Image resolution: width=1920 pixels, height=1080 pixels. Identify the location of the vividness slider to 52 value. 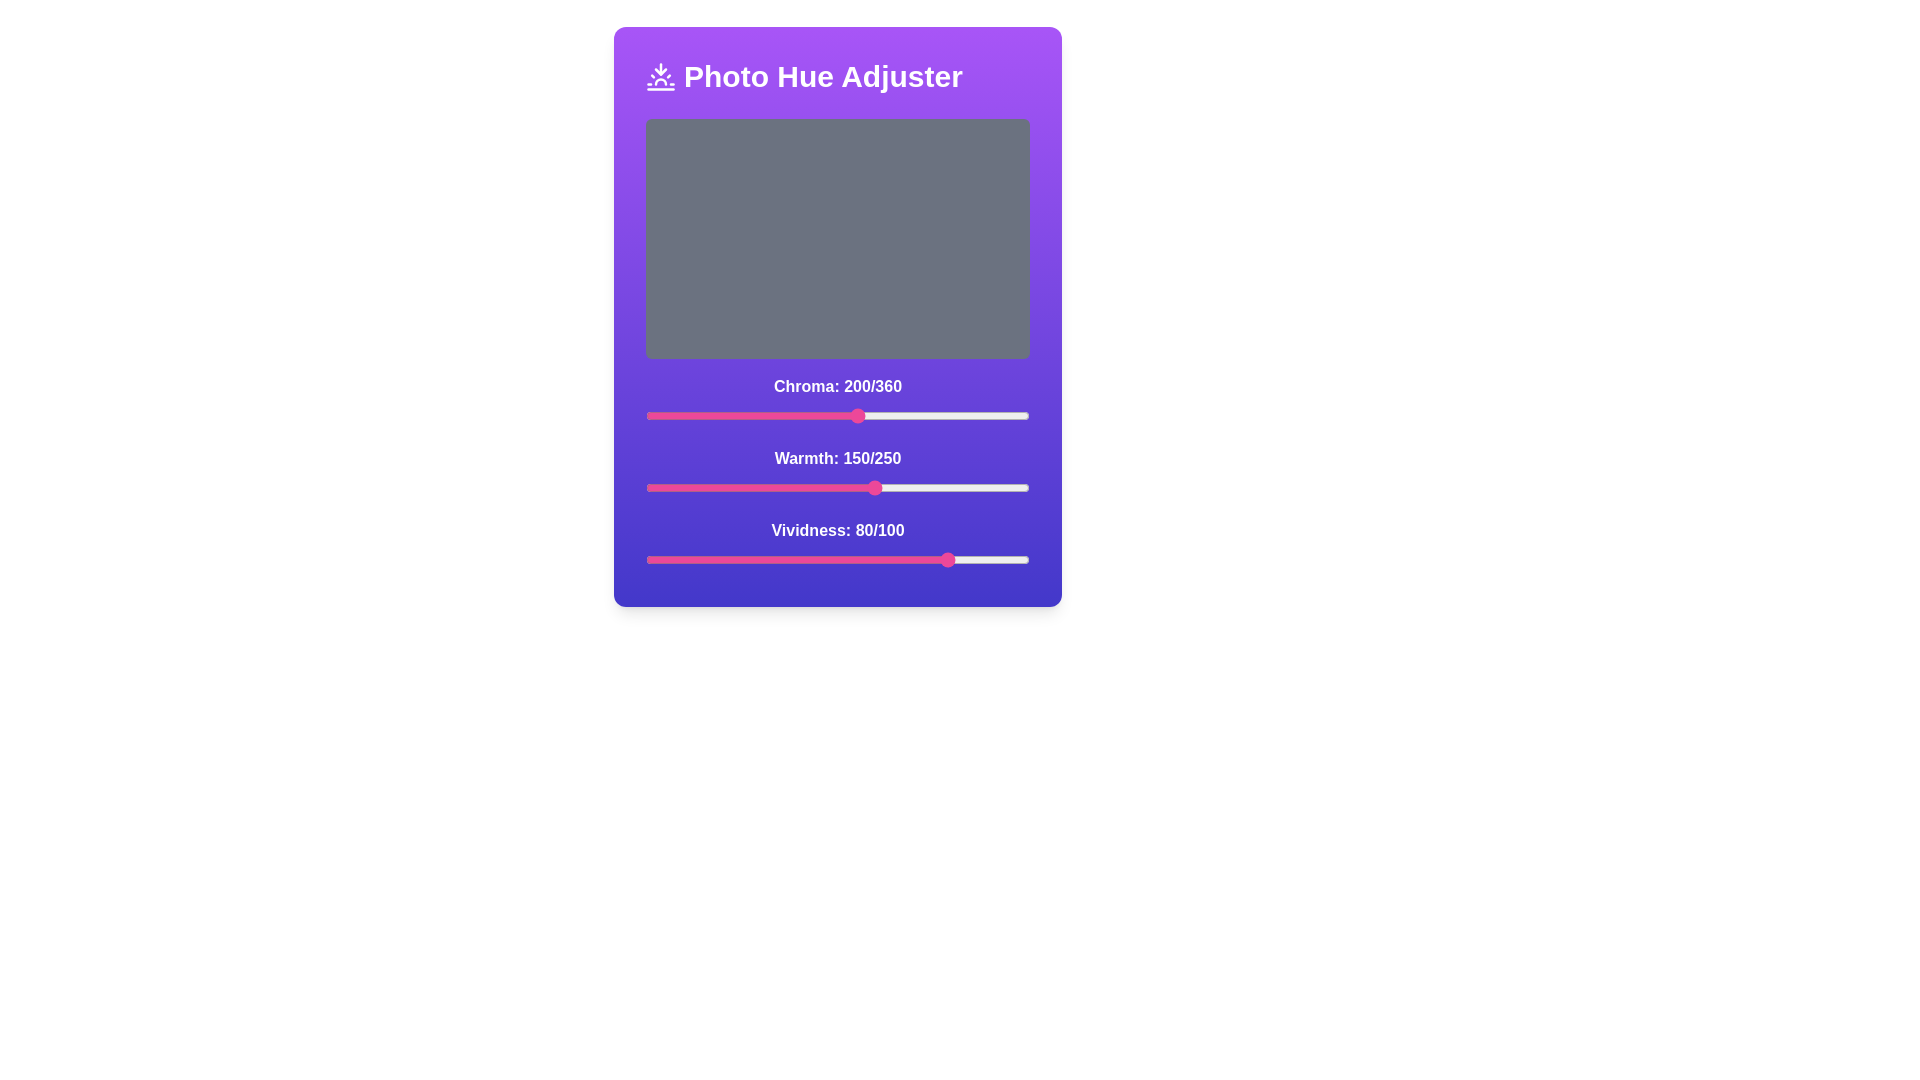
(845, 559).